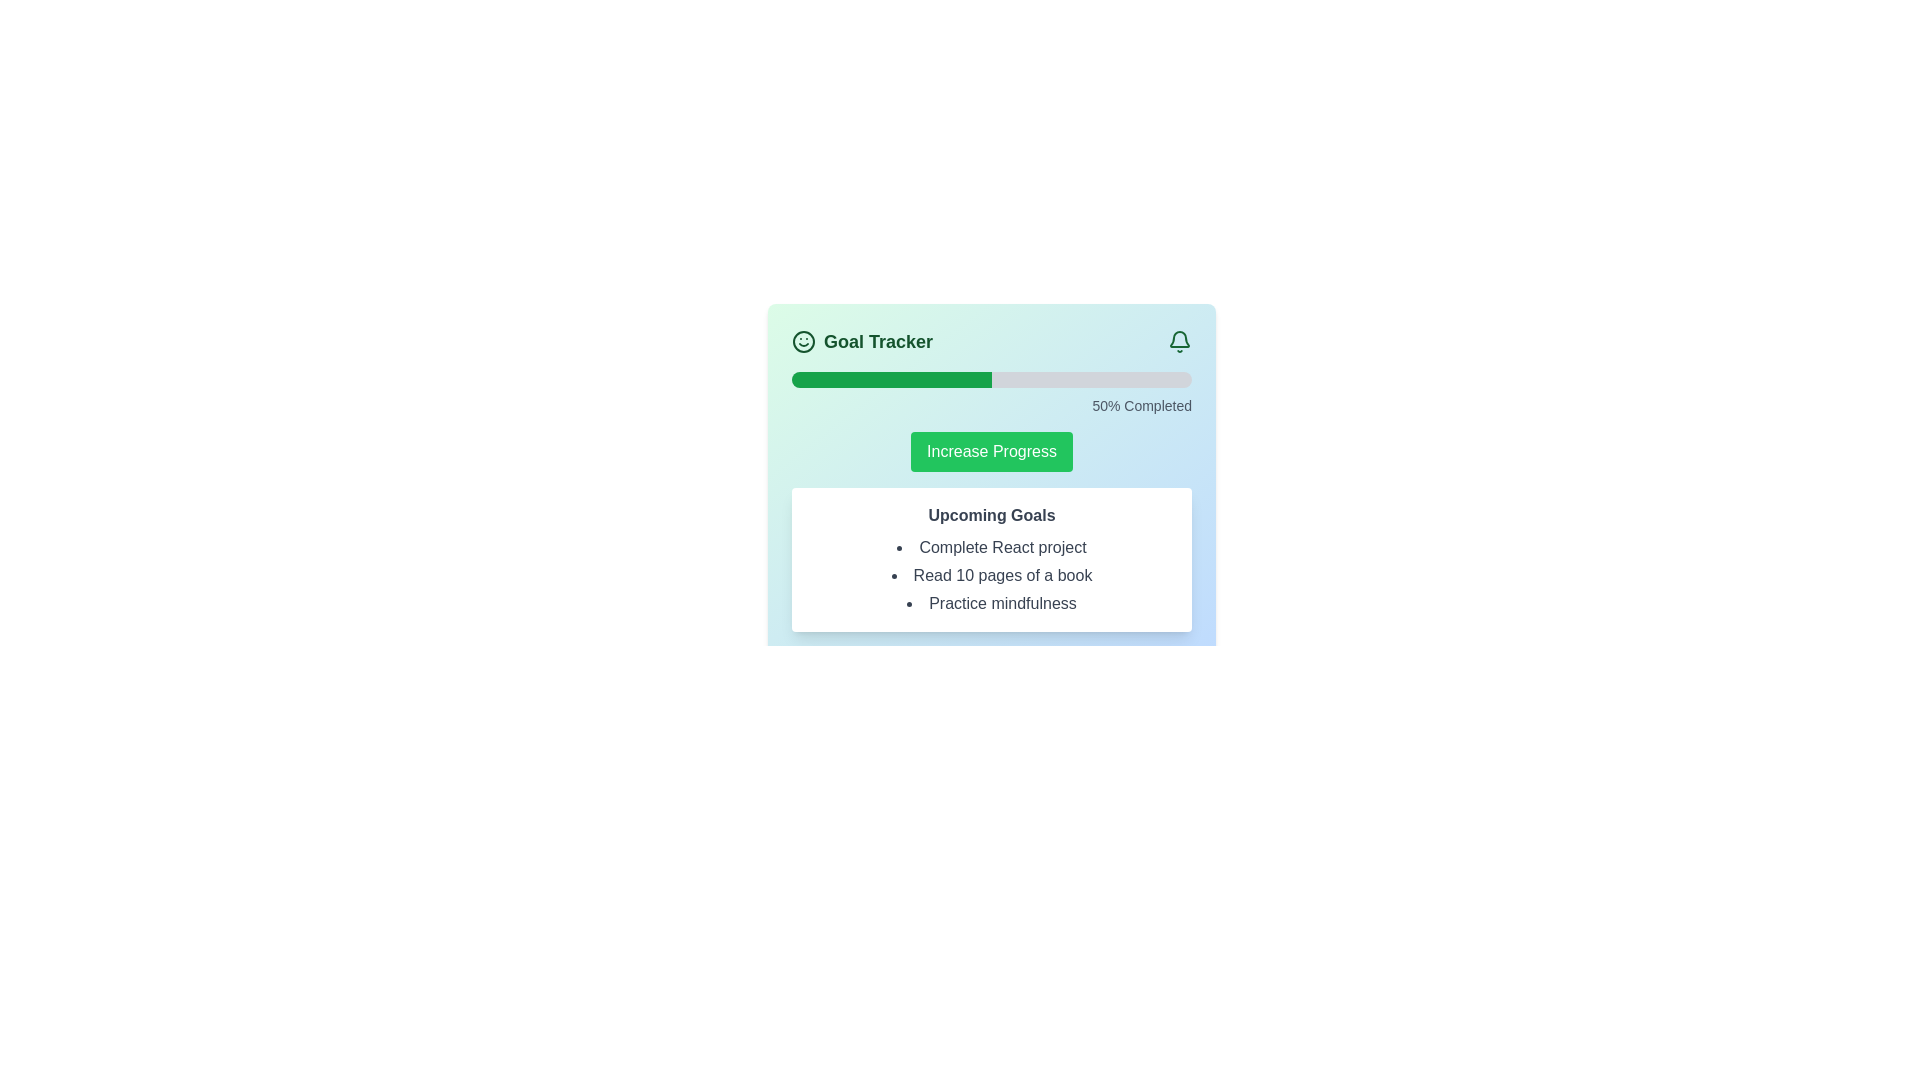 The image size is (1920, 1080). What do you see at coordinates (992, 393) in the screenshot?
I see `the progress bar labeled 'Goal Tracker' which is filled to 50% and shows '50% Completed' next to it` at bounding box center [992, 393].